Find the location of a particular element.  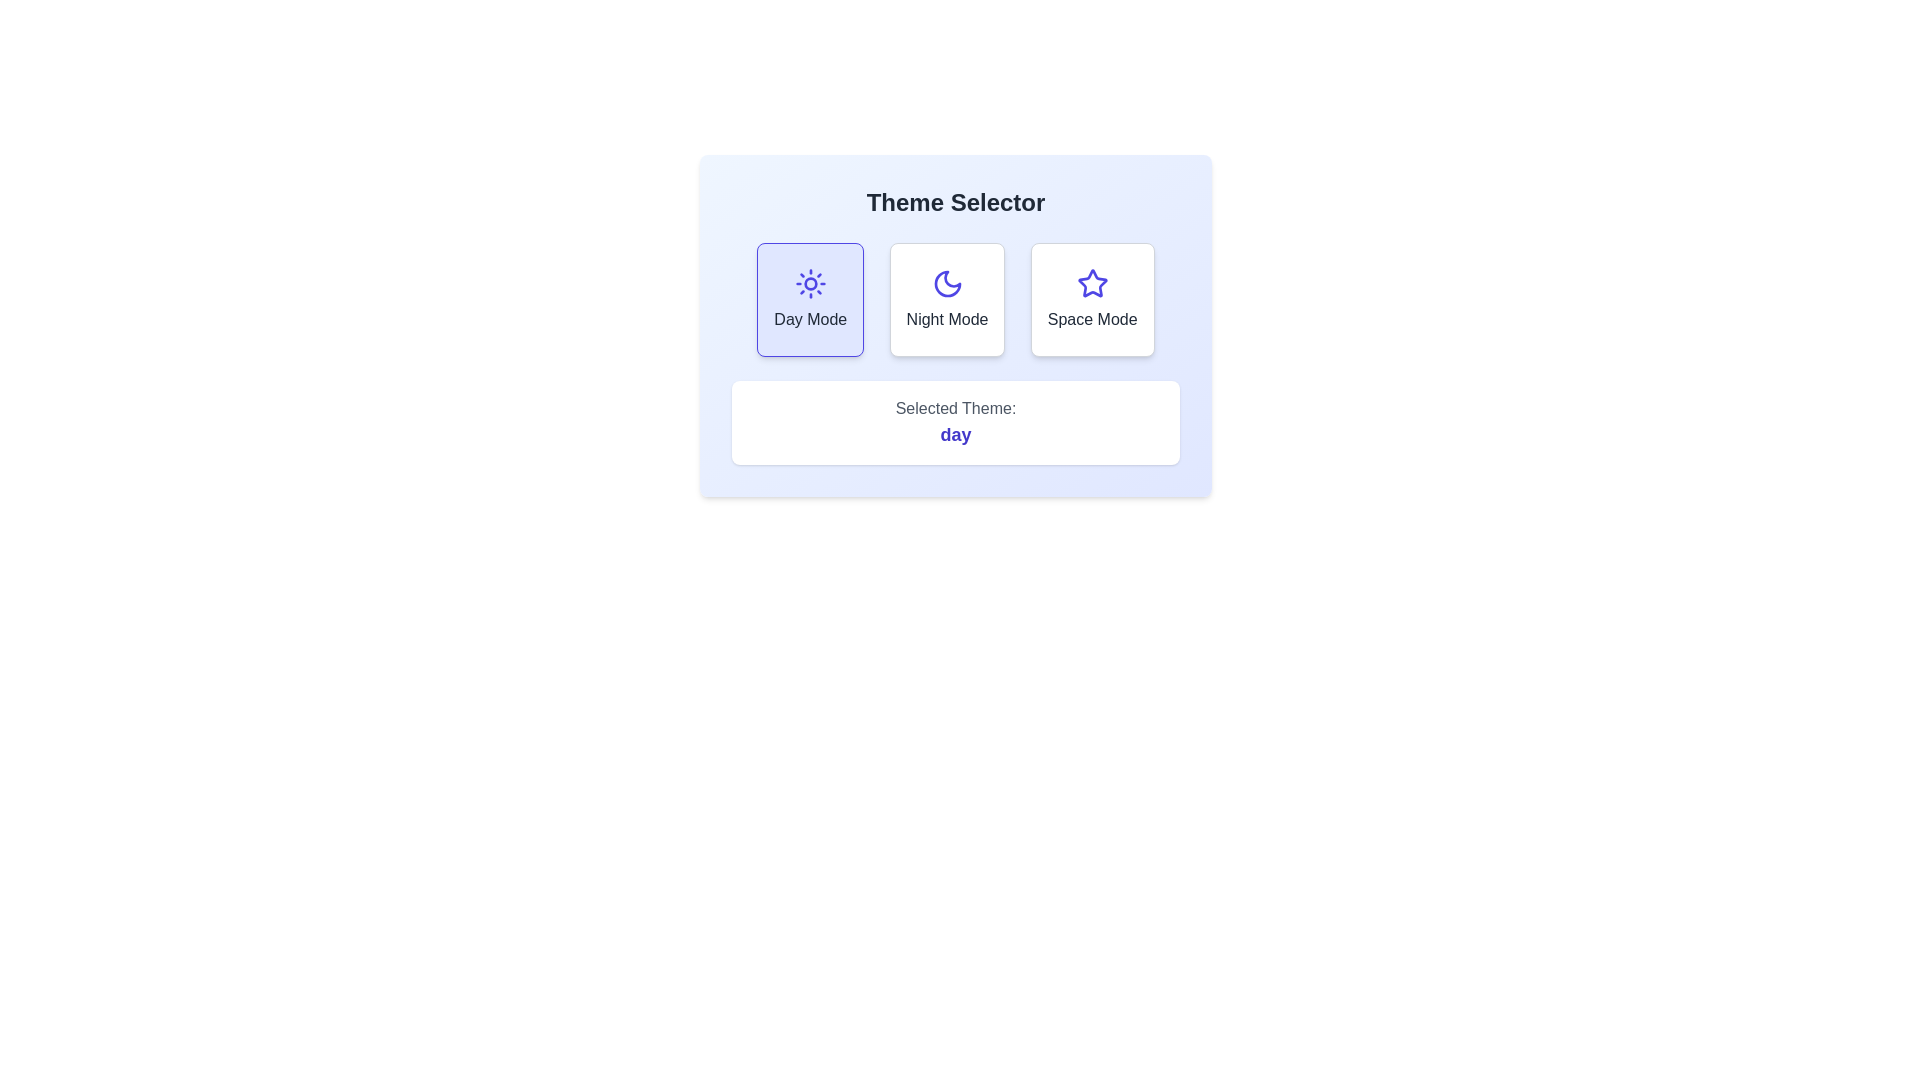

the central circular decorative element of the sun icon in the 'Day Mode' button, which is the first option in the theme selector interface is located at coordinates (810, 284).